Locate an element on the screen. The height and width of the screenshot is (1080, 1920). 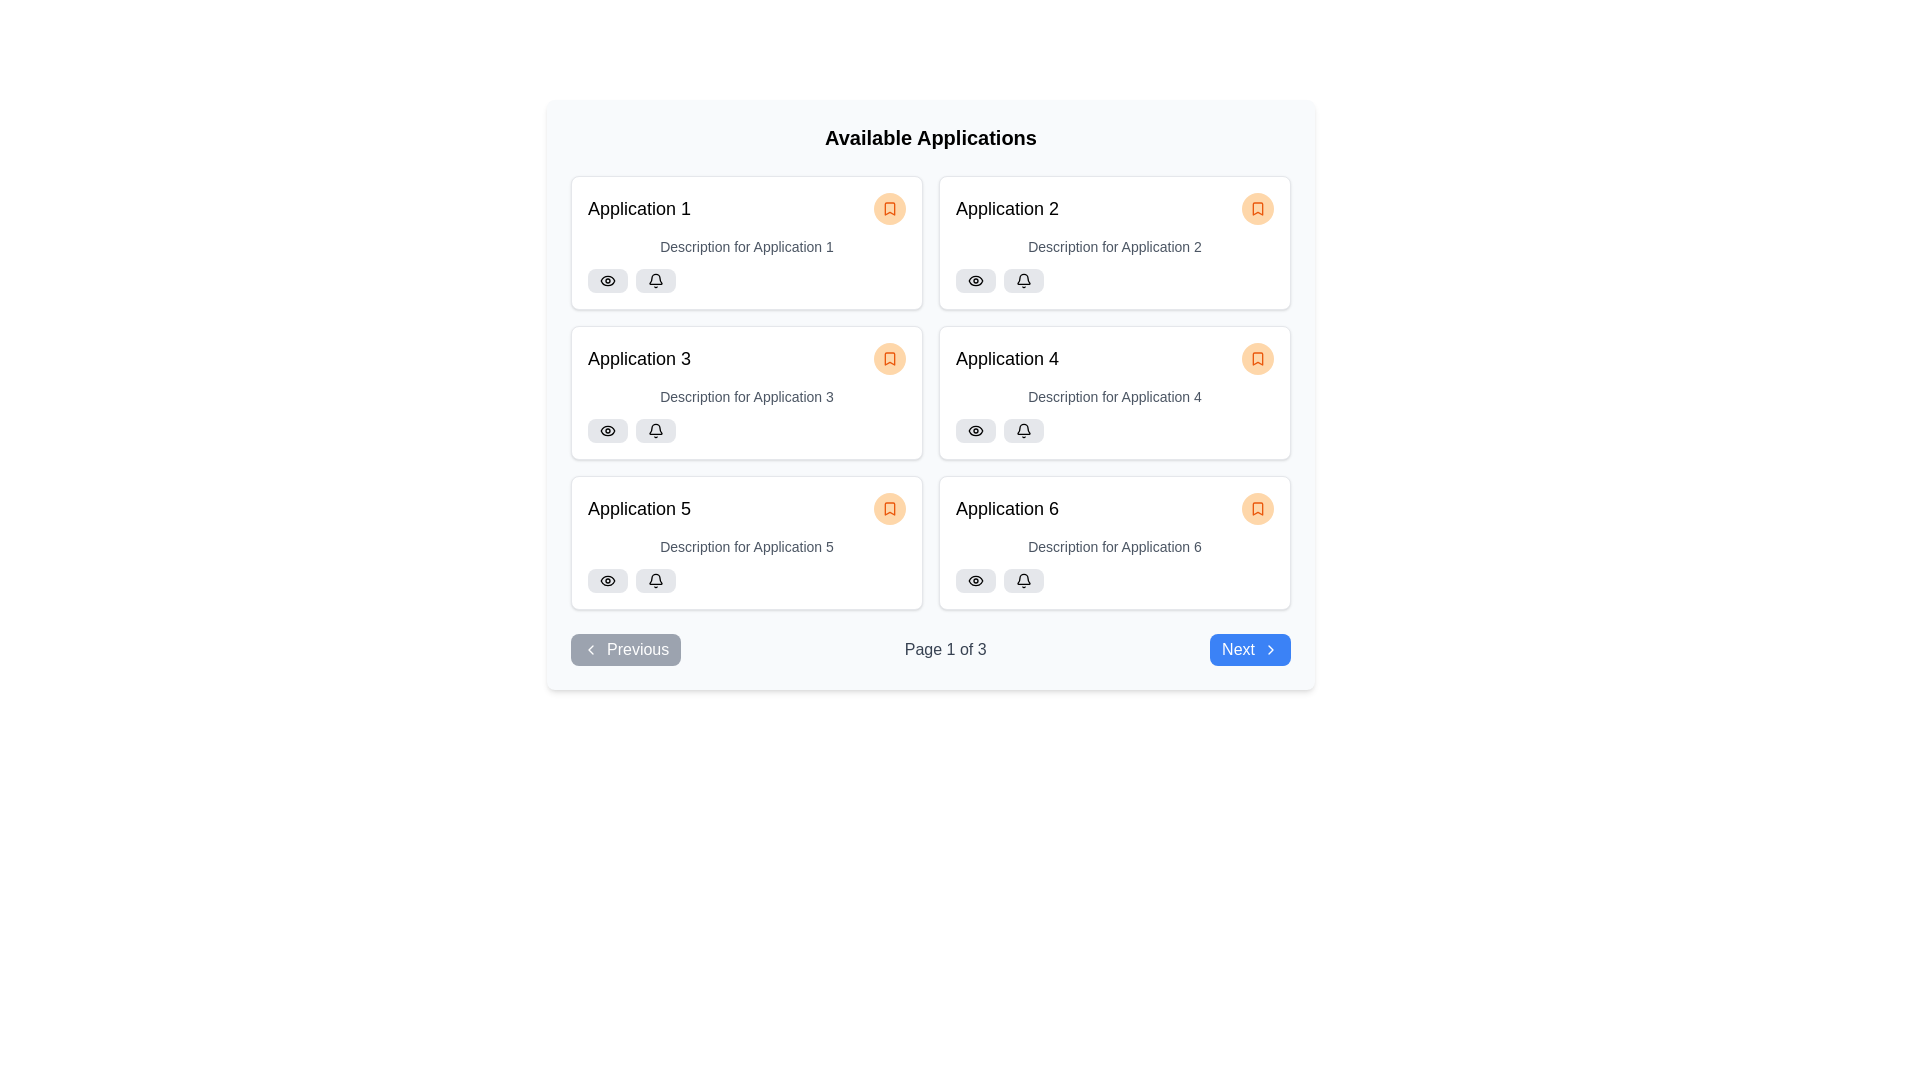
the 'view details' button located in the card labeled 'Application 2' in the upper right section of the layout is located at coordinates (975, 281).